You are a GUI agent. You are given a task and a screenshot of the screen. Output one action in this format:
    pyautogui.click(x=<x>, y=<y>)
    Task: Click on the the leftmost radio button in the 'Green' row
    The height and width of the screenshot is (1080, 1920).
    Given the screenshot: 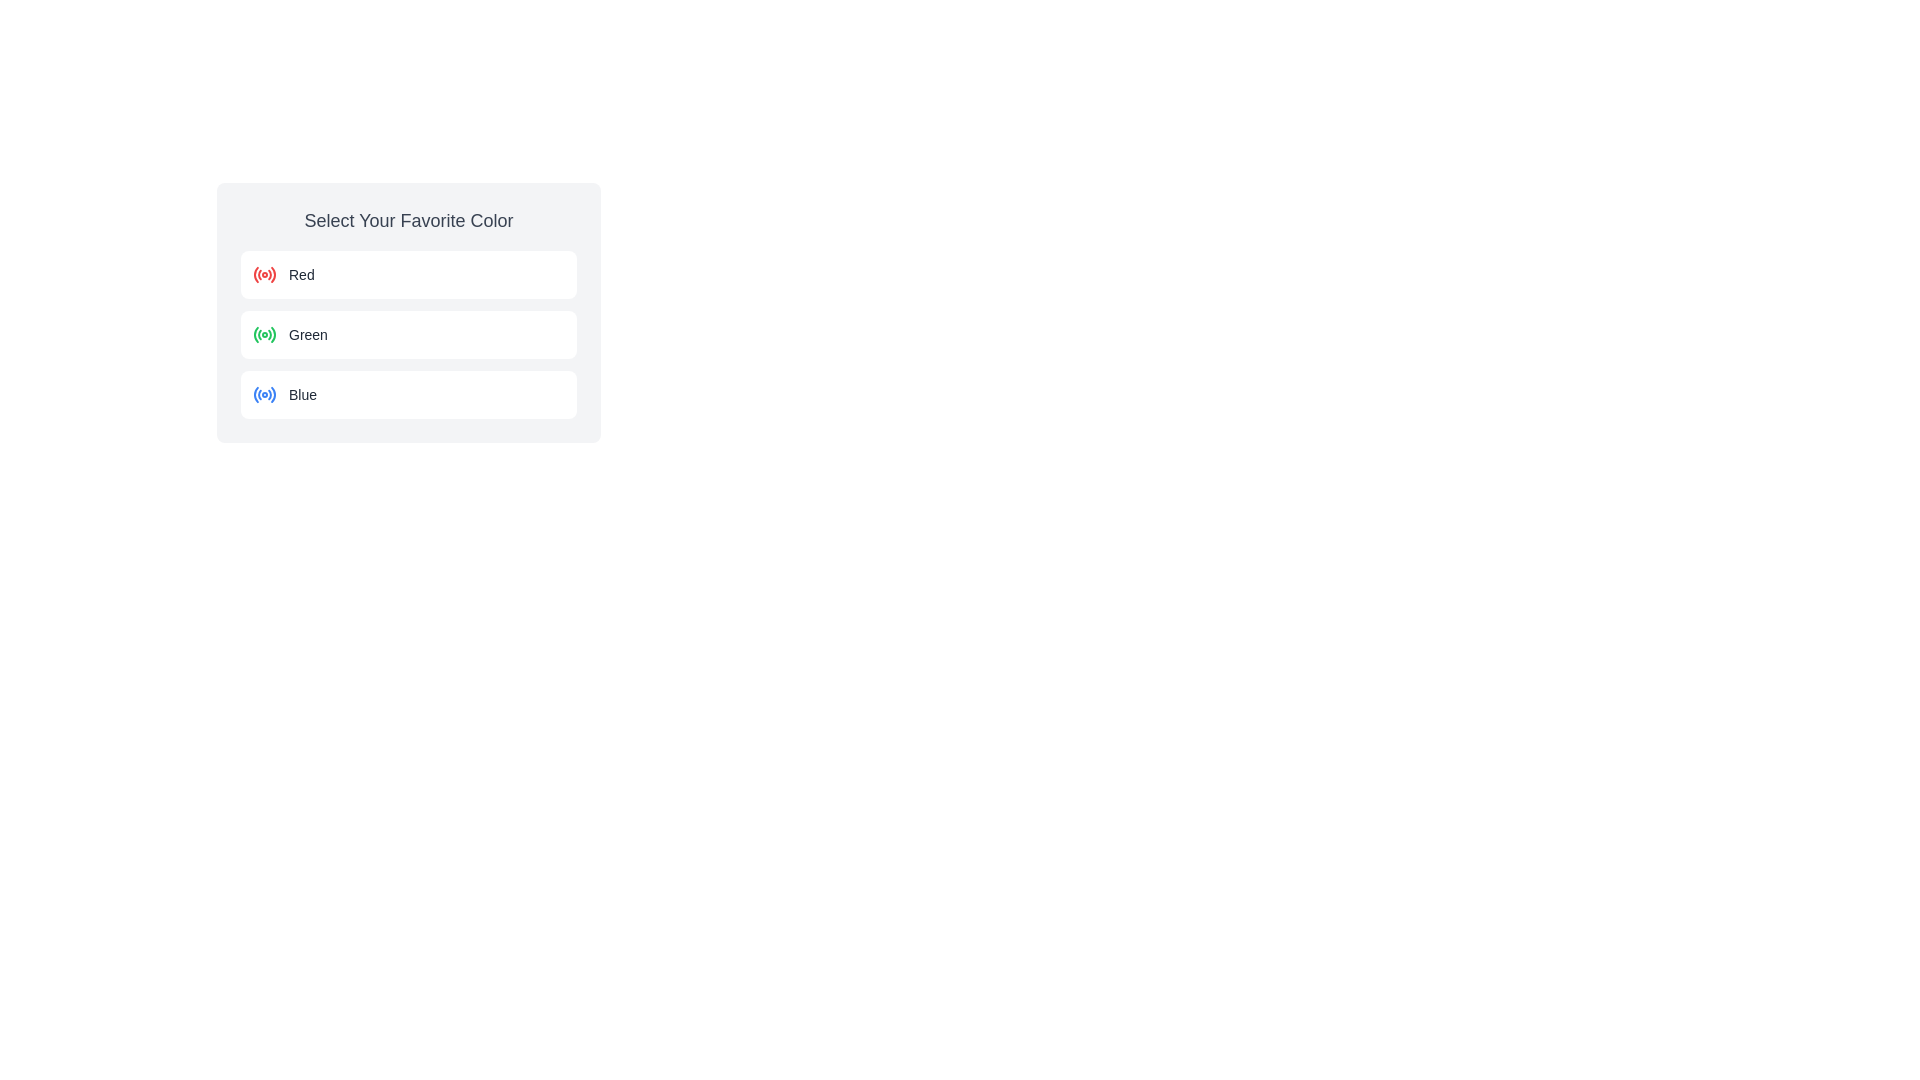 What is the action you would take?
    pyautogui.click(x=263, y=334)
    